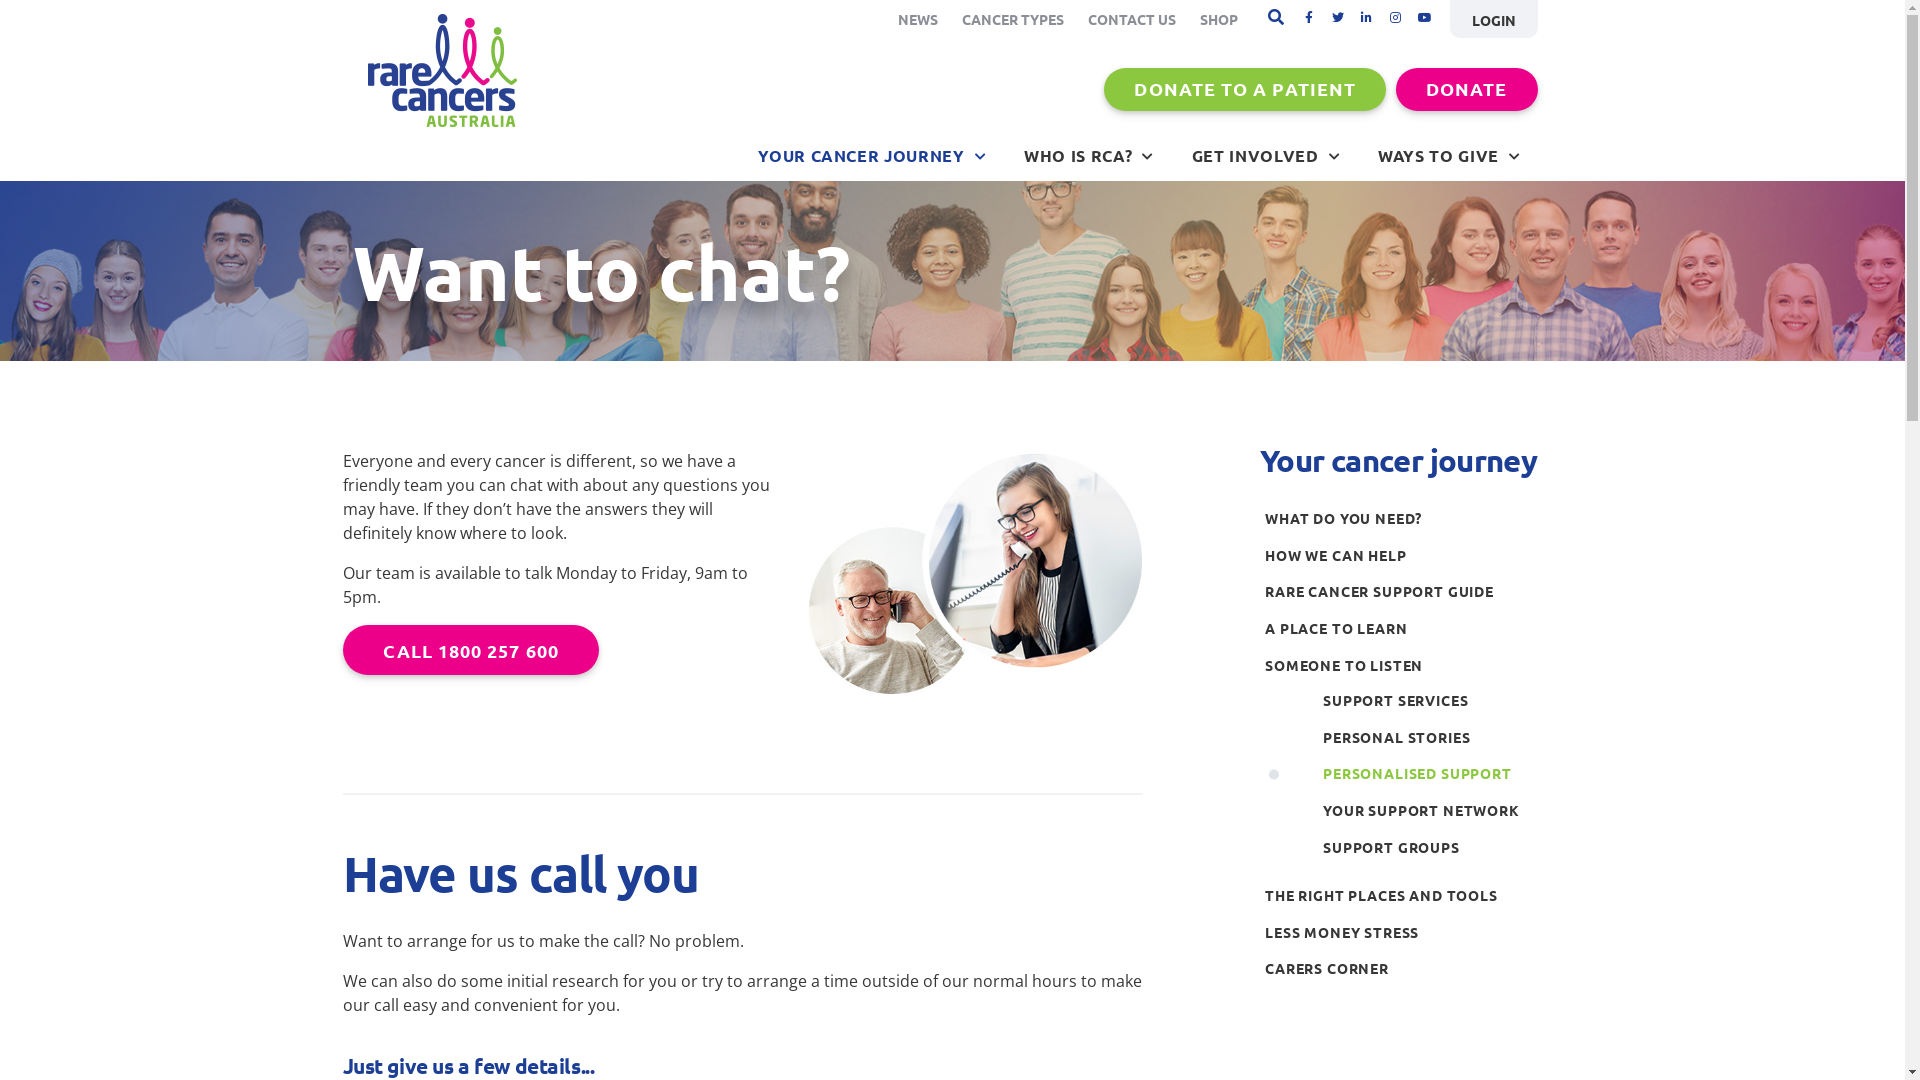 The image size is (1920, 1080). What do you see at coordinates (1397, 460) in the screenshot?
I see `'Your cancer journey'` at bounding box center [1397, 460].